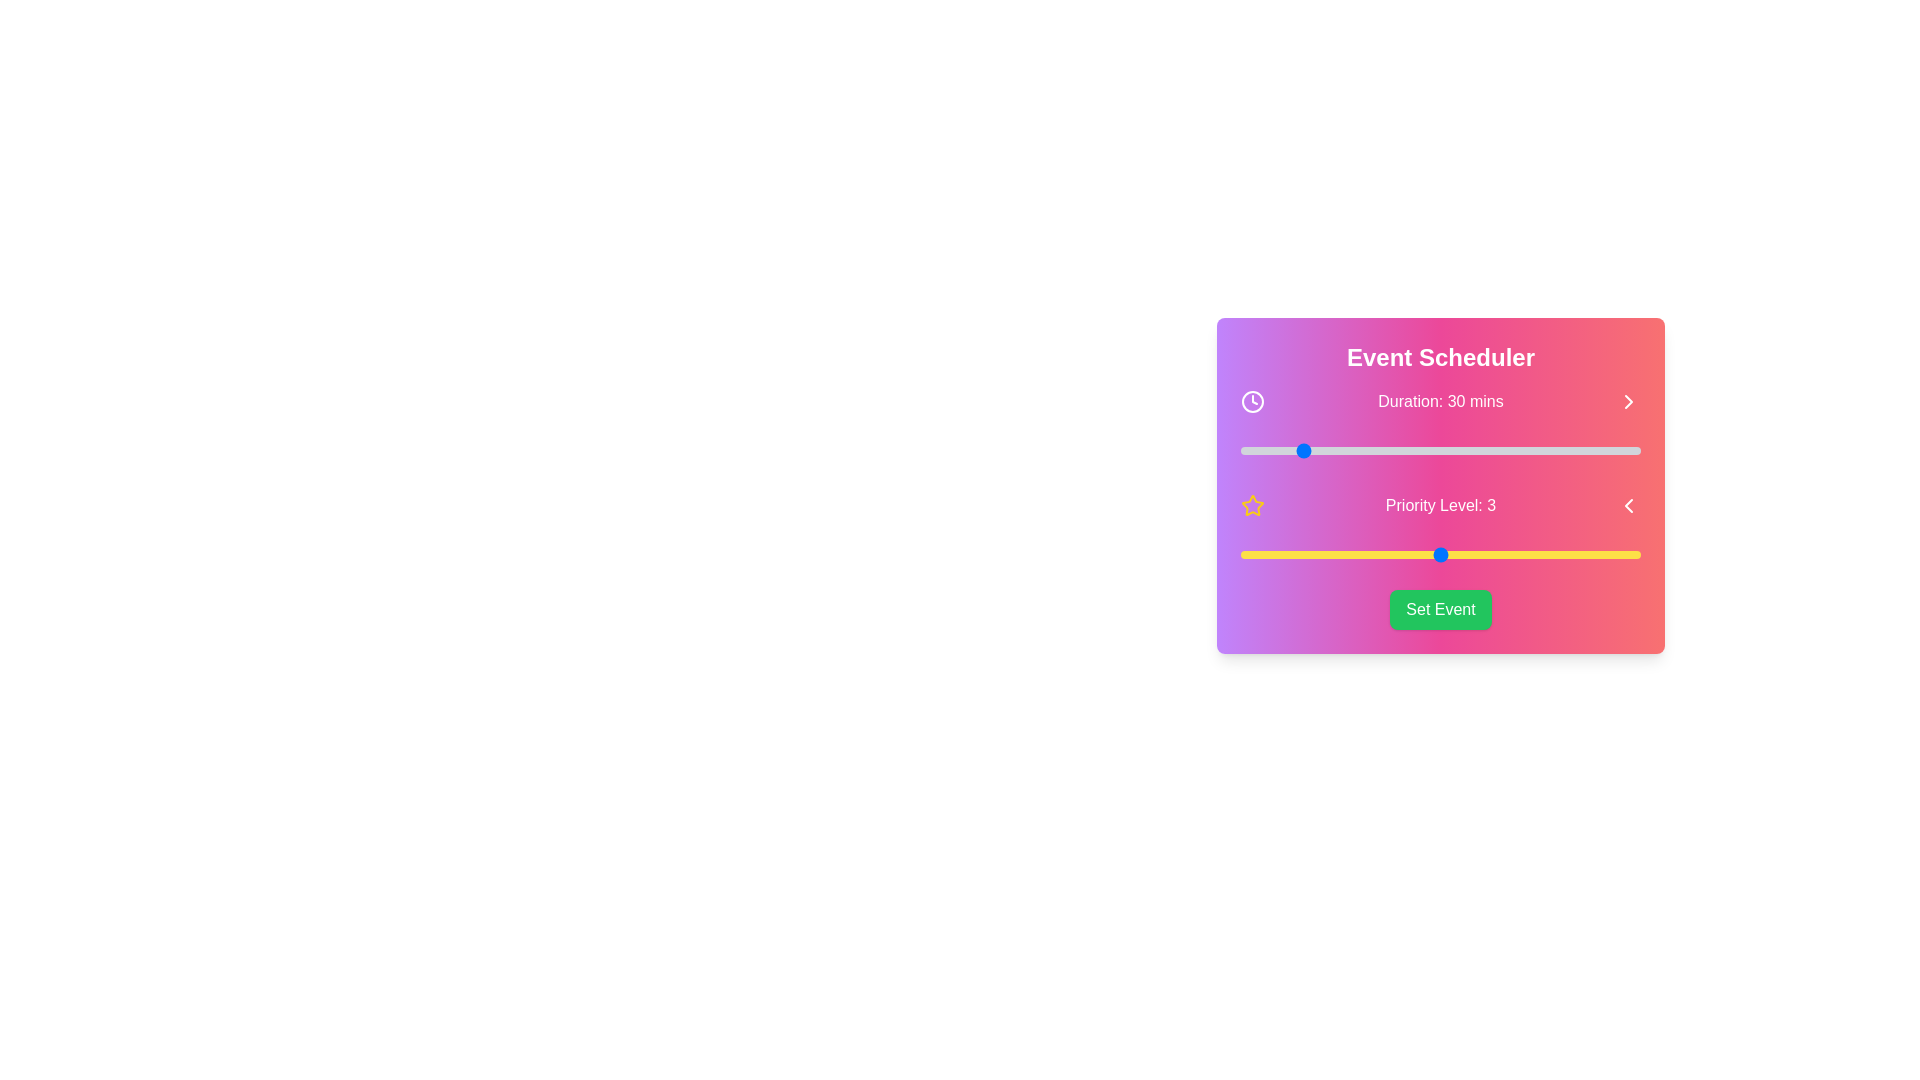  What do you see at coordinates (1240, 555) in the screenshot?
I see `priority level` at bounding box center [1240, 555].